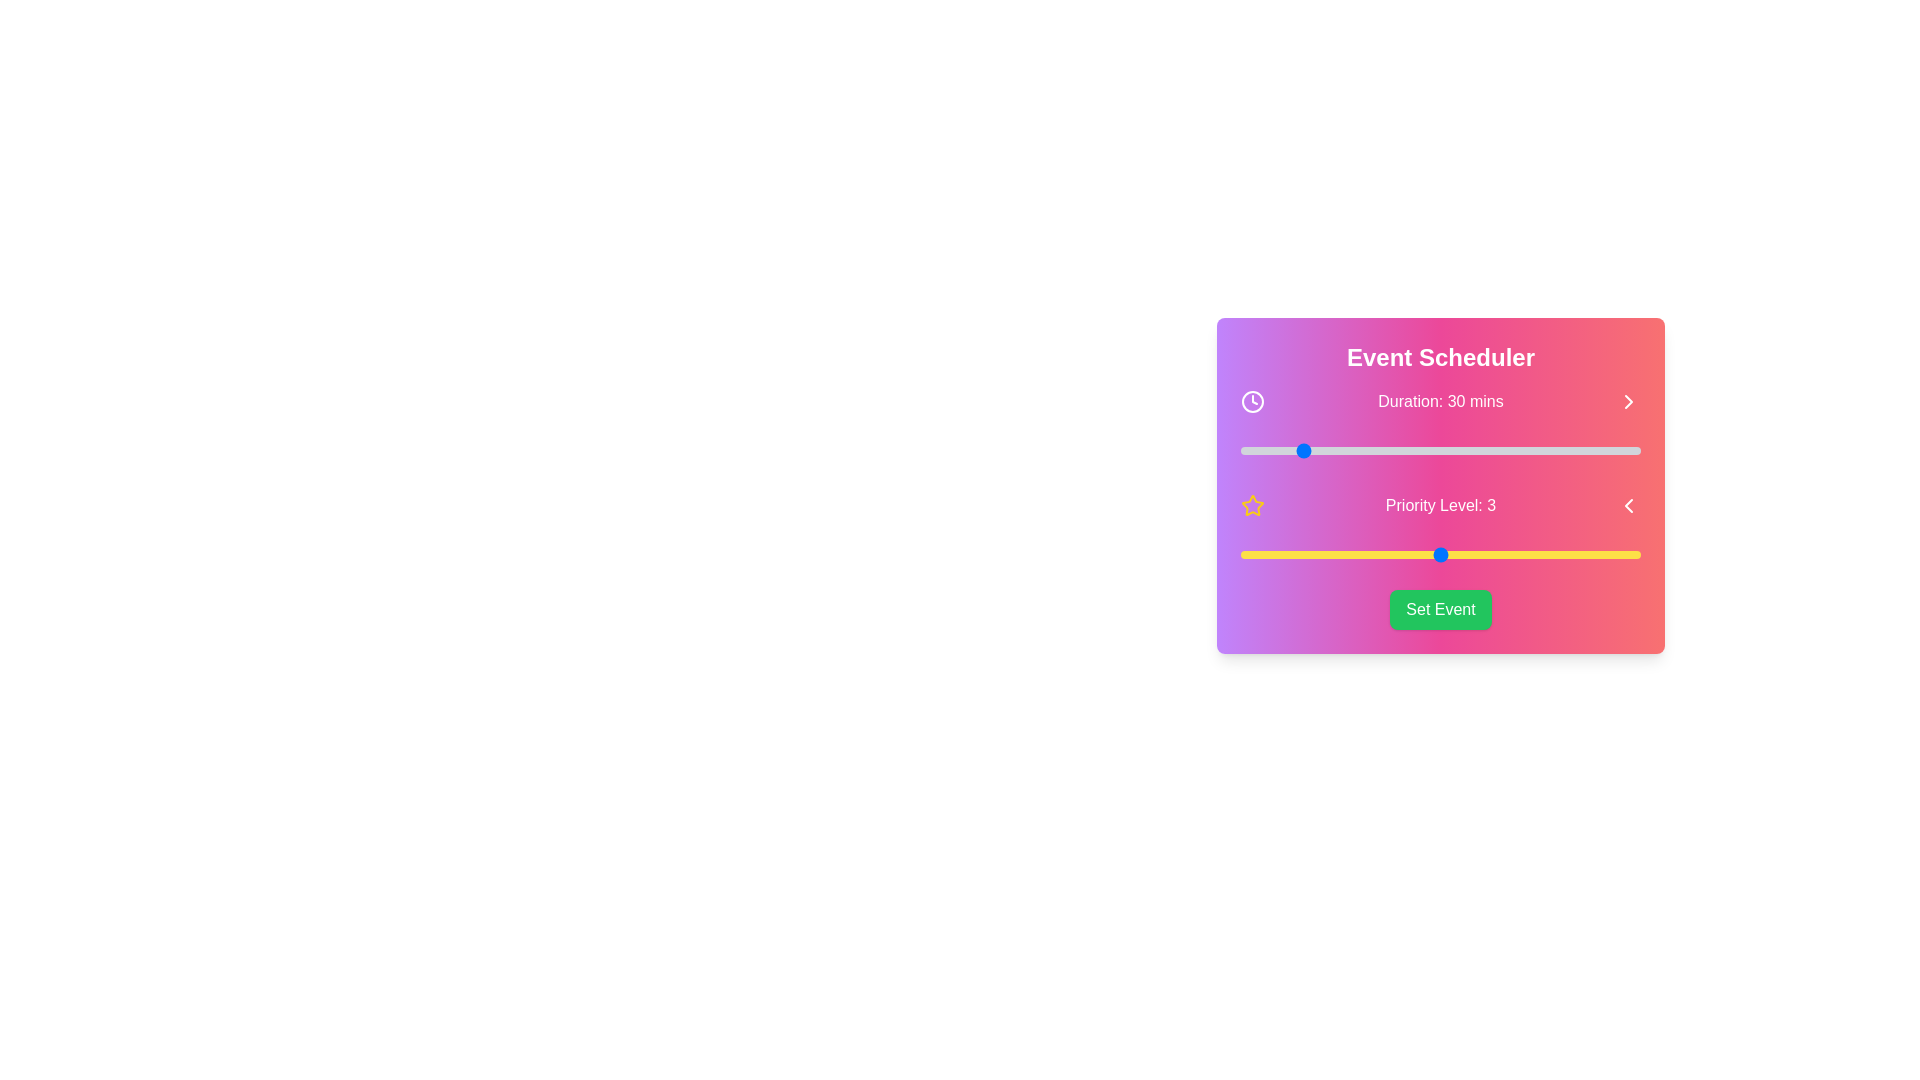  What do you see at coordinates (1240, 555) in the screenshot?
I see `priority level` at bounding box center [1240, 555].